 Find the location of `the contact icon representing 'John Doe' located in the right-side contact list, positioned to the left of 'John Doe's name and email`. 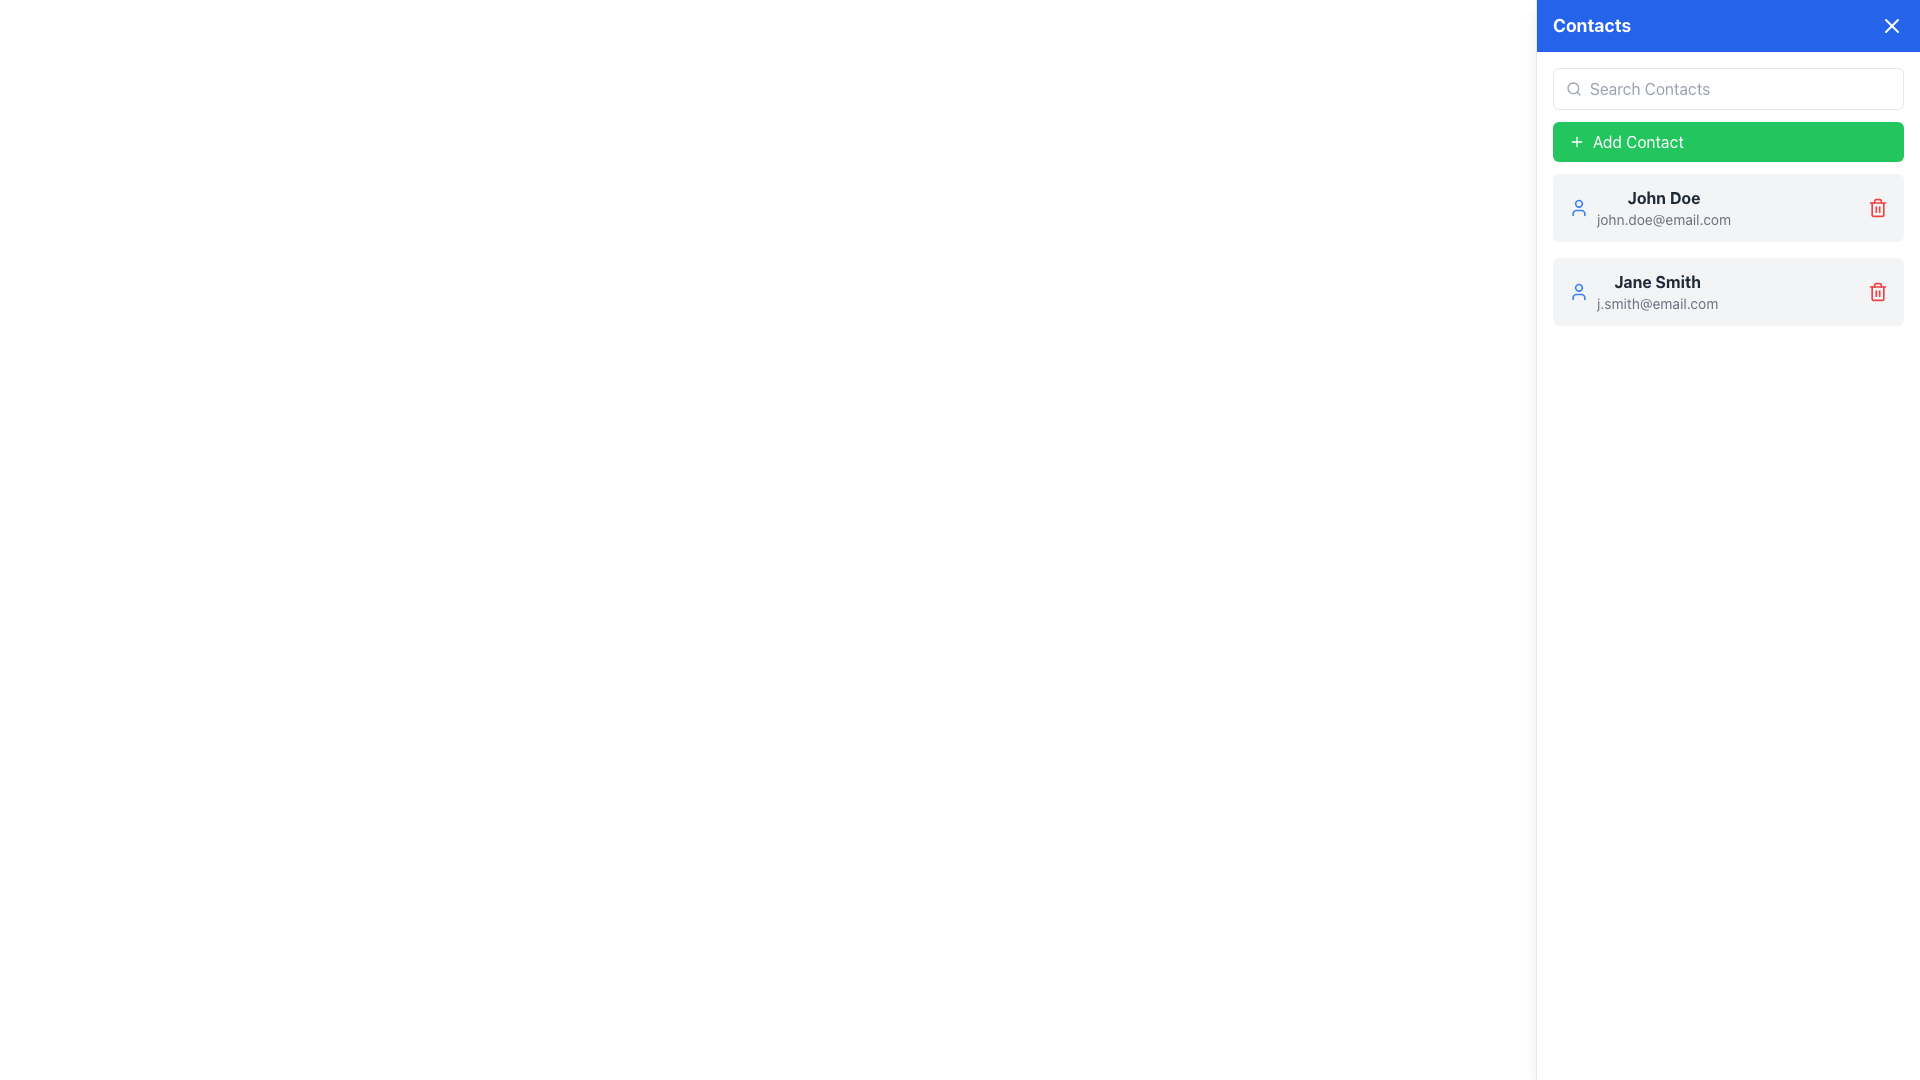

the contact icon representing 'John Doe' located in the right-side contact list, positioned to the left of 'John Doe's name and email is located at coordinates (1578, 208).